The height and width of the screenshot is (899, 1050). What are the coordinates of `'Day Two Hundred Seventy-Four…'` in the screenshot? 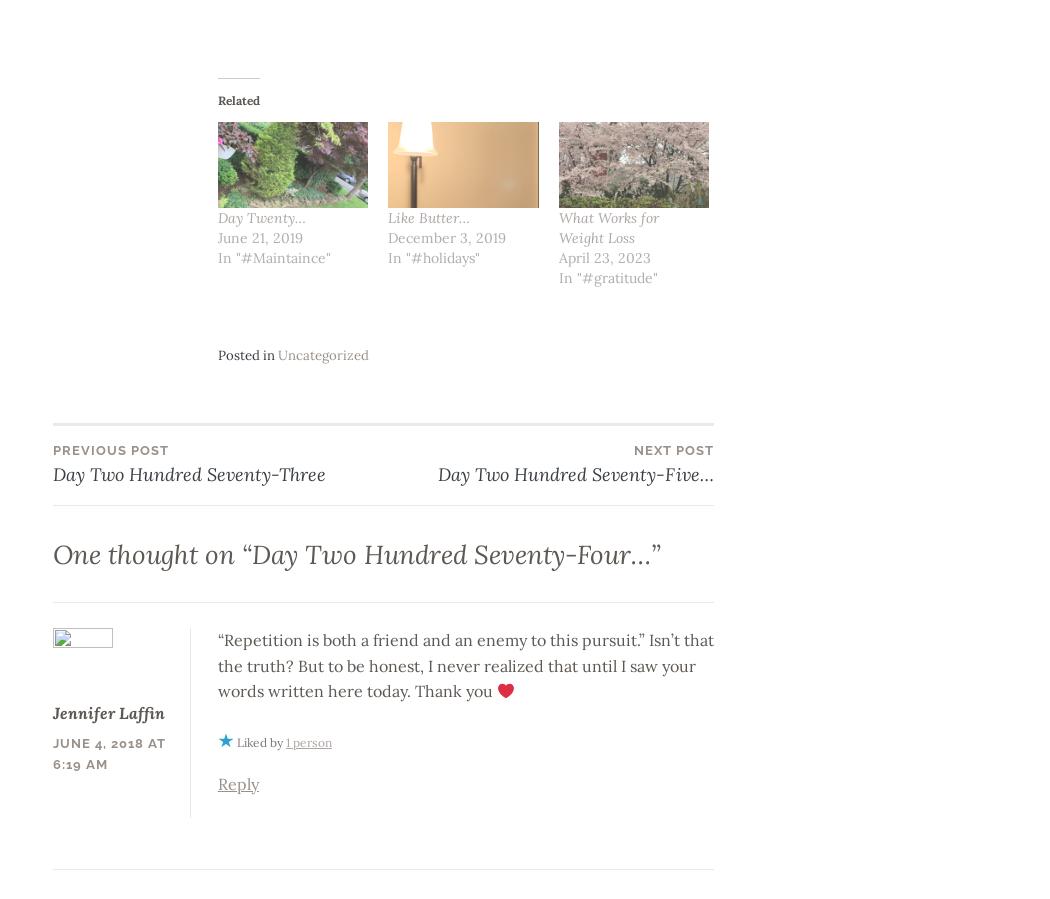 It's located at (450, 554).